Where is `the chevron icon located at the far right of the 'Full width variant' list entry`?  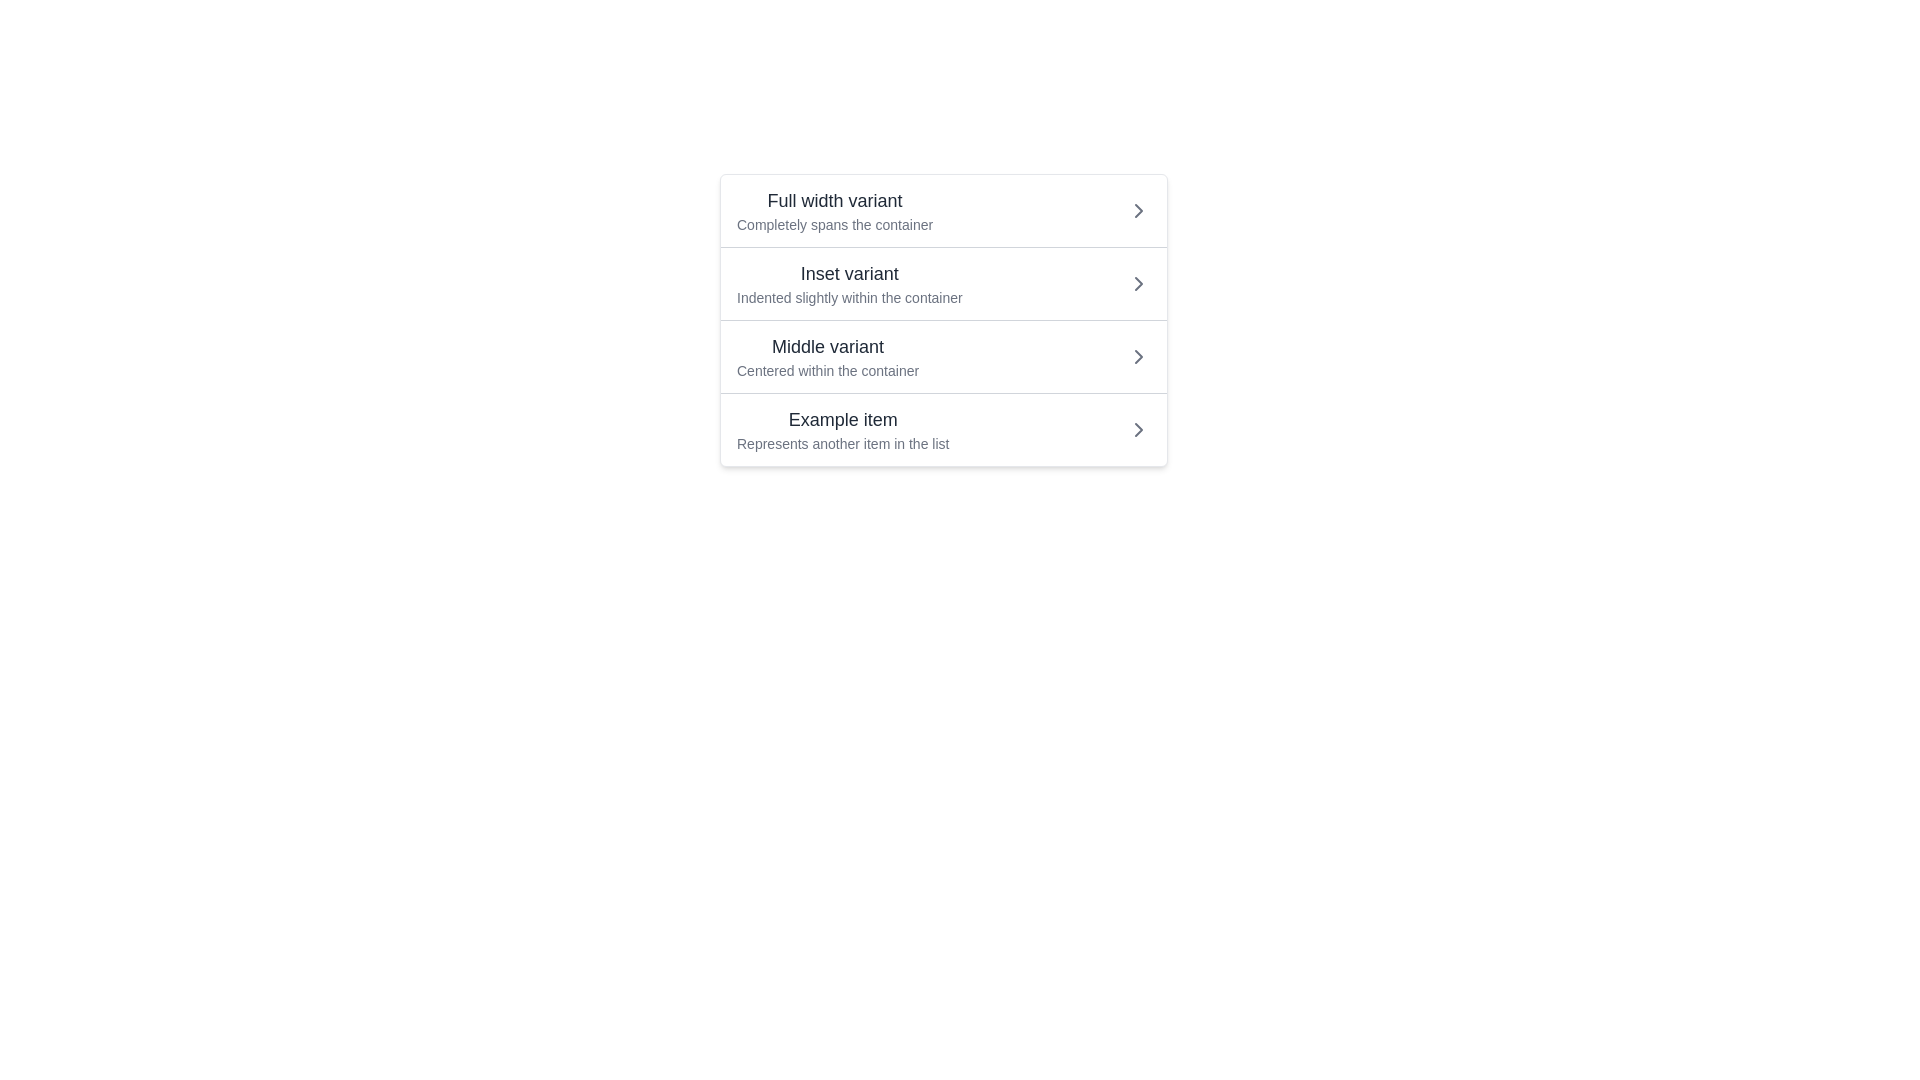
the chevron icon located at the far right of the 'Full width variant' list entry is located at coordinates (1138, 211).